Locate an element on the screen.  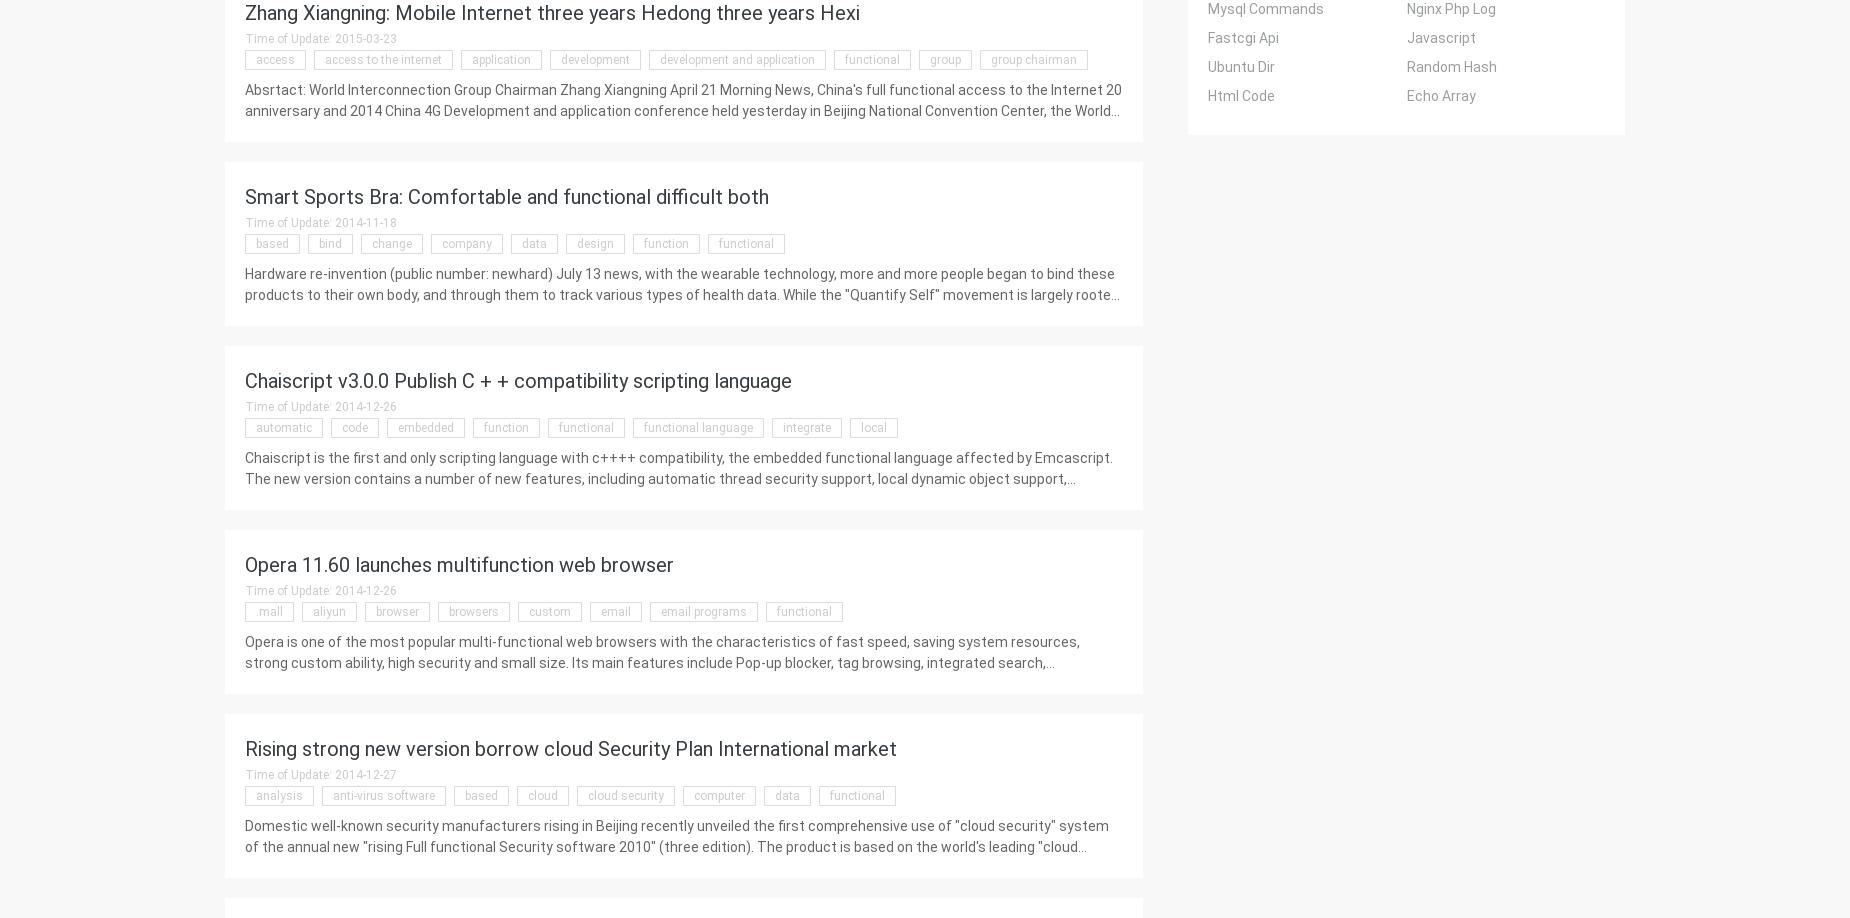
'integrate' is located at coordinates (806, 426).